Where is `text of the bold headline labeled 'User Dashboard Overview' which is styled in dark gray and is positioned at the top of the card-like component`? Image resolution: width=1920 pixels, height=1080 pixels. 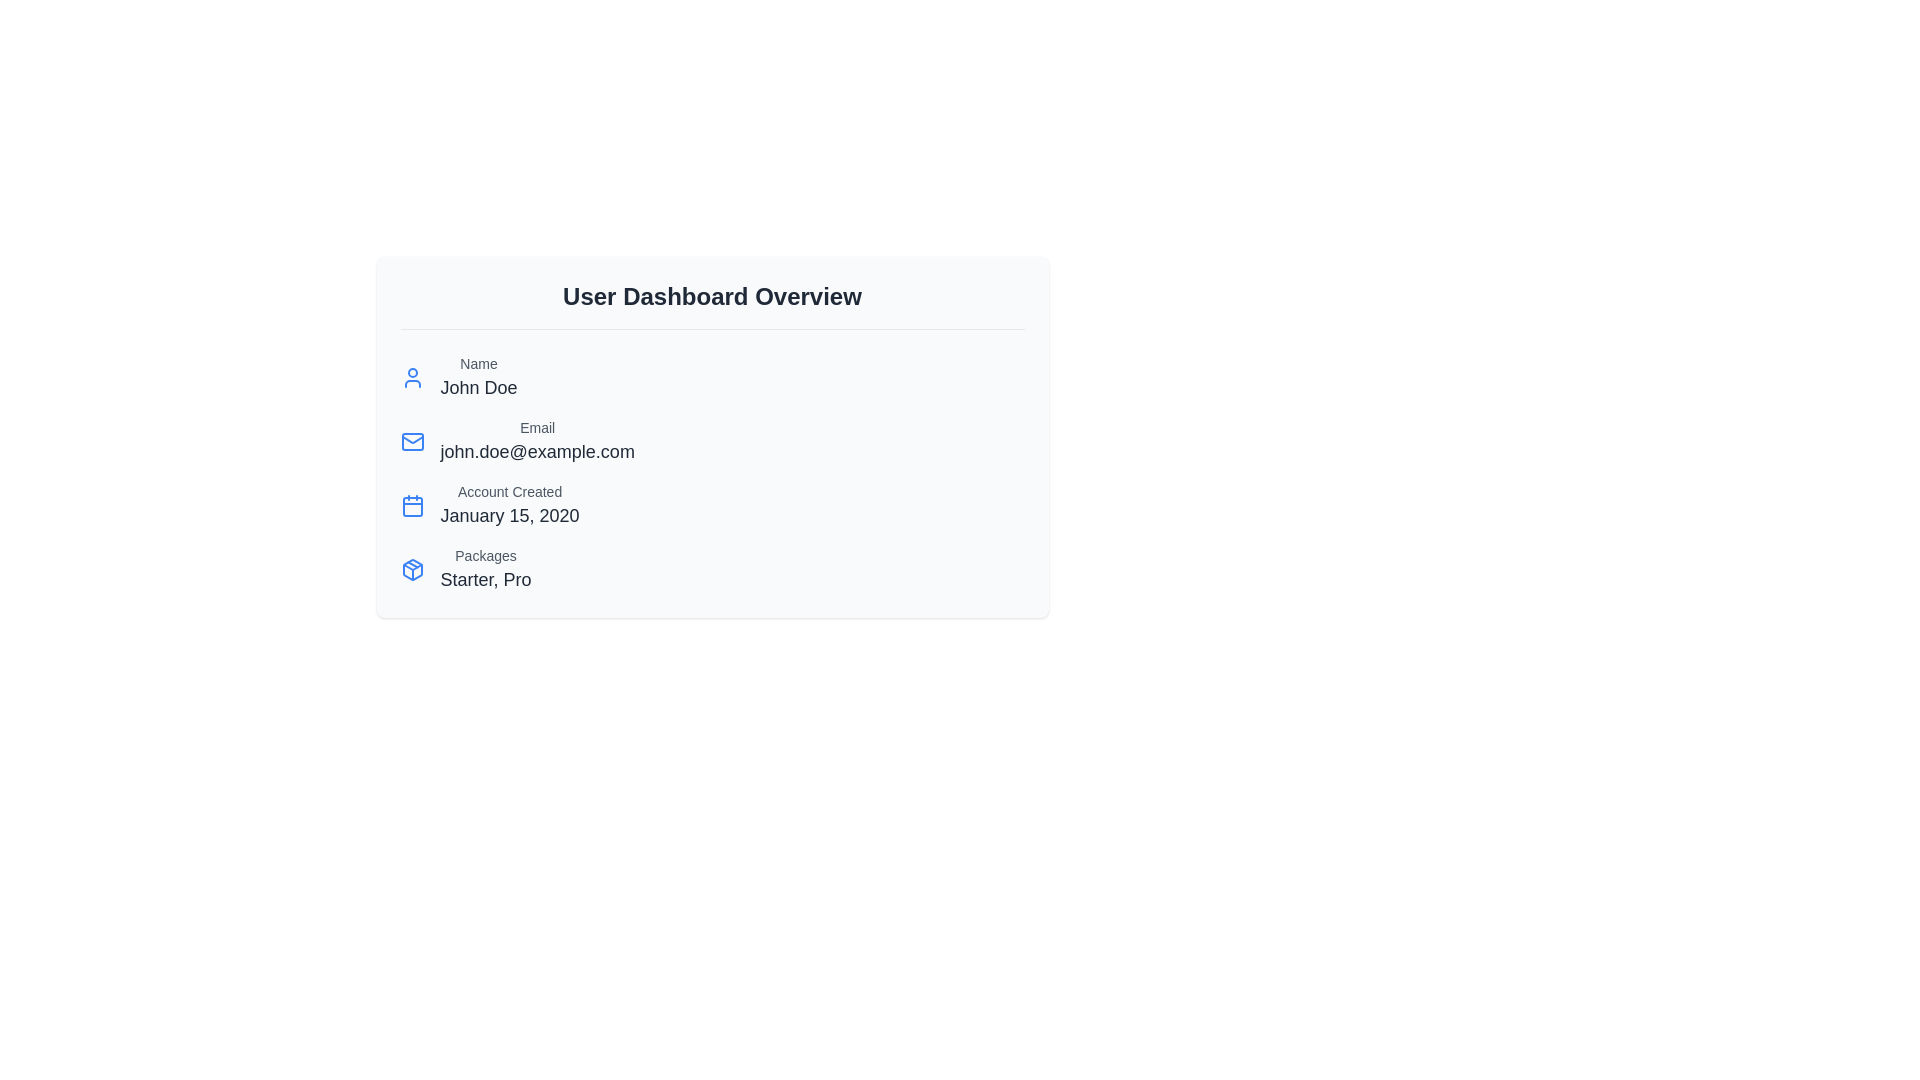 text of the bold headline labeled 'User Dashboard Overview' which is styled in dark gray and is positioned at the top of the card-like component is located at coordinates (712, 305).